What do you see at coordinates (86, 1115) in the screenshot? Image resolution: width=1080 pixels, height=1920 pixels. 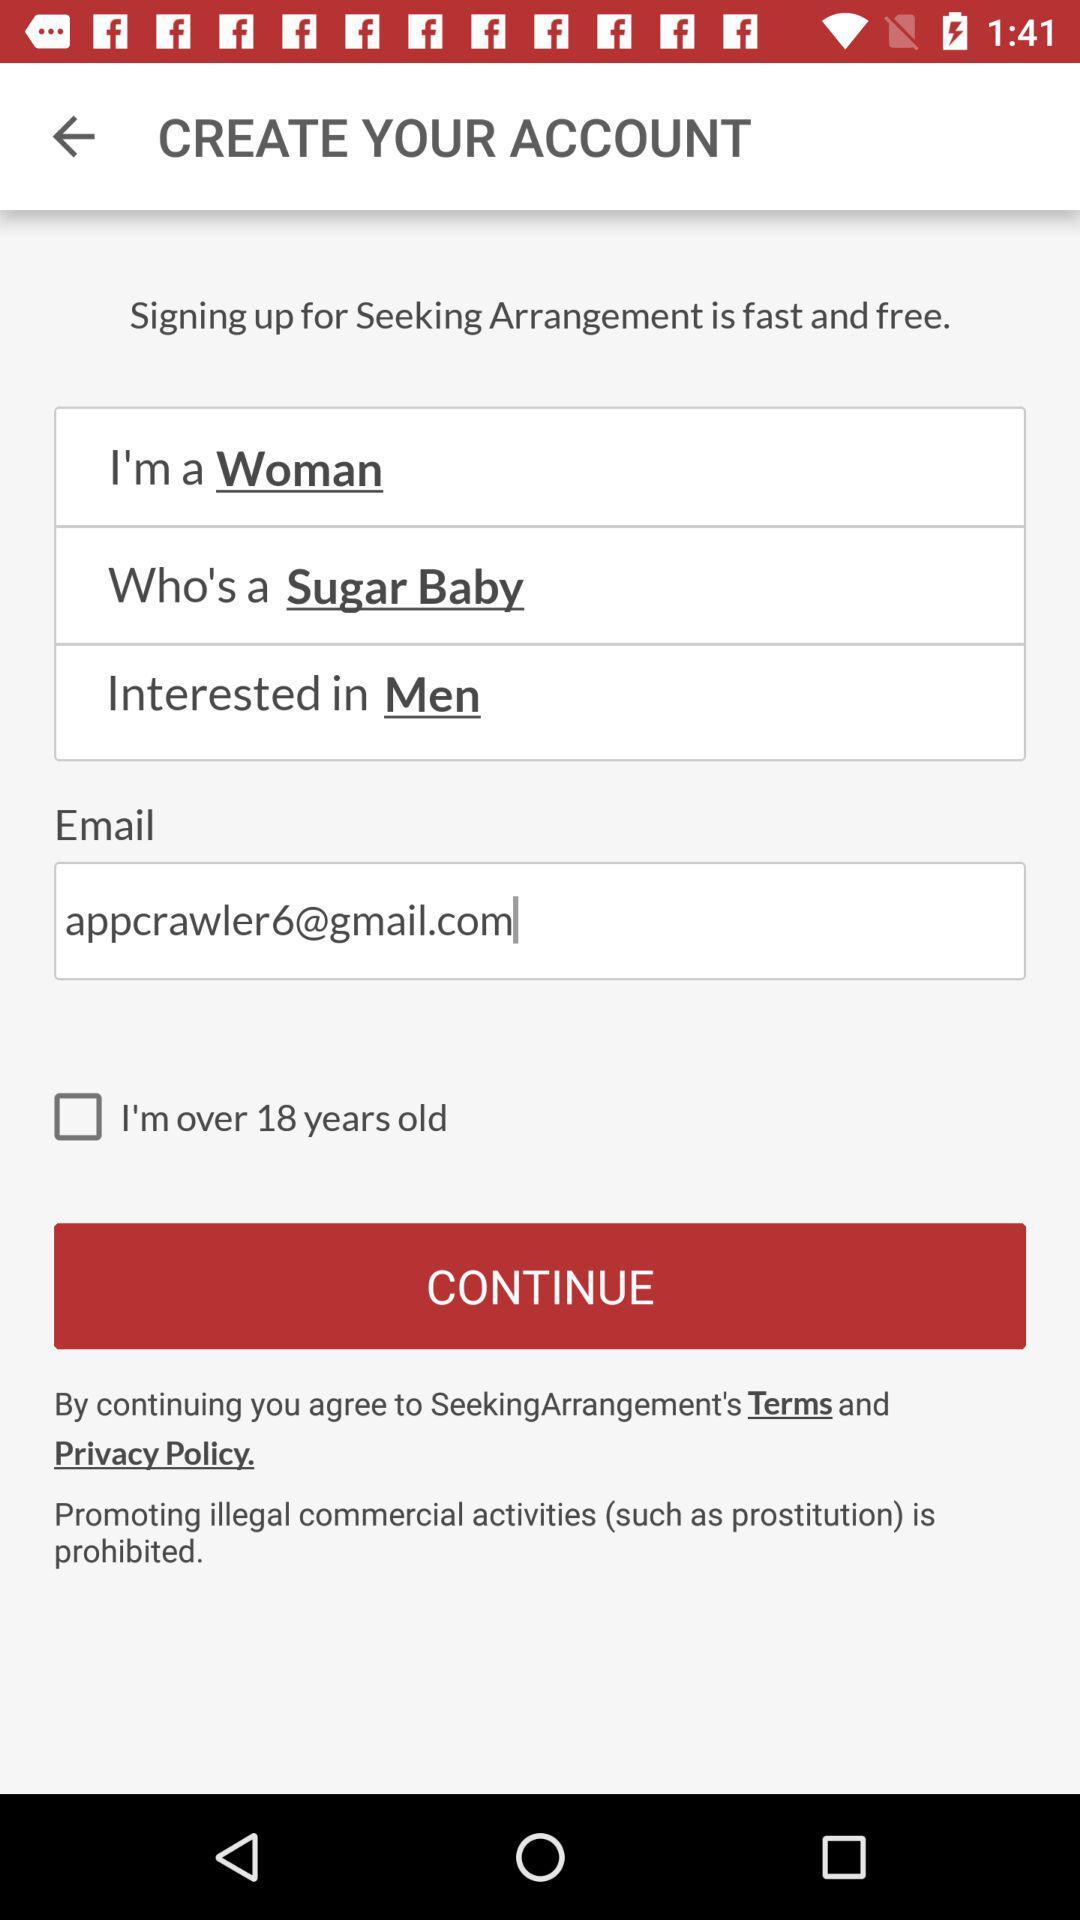 I see `the icon above the continue` at bounding box center [86, 1115].